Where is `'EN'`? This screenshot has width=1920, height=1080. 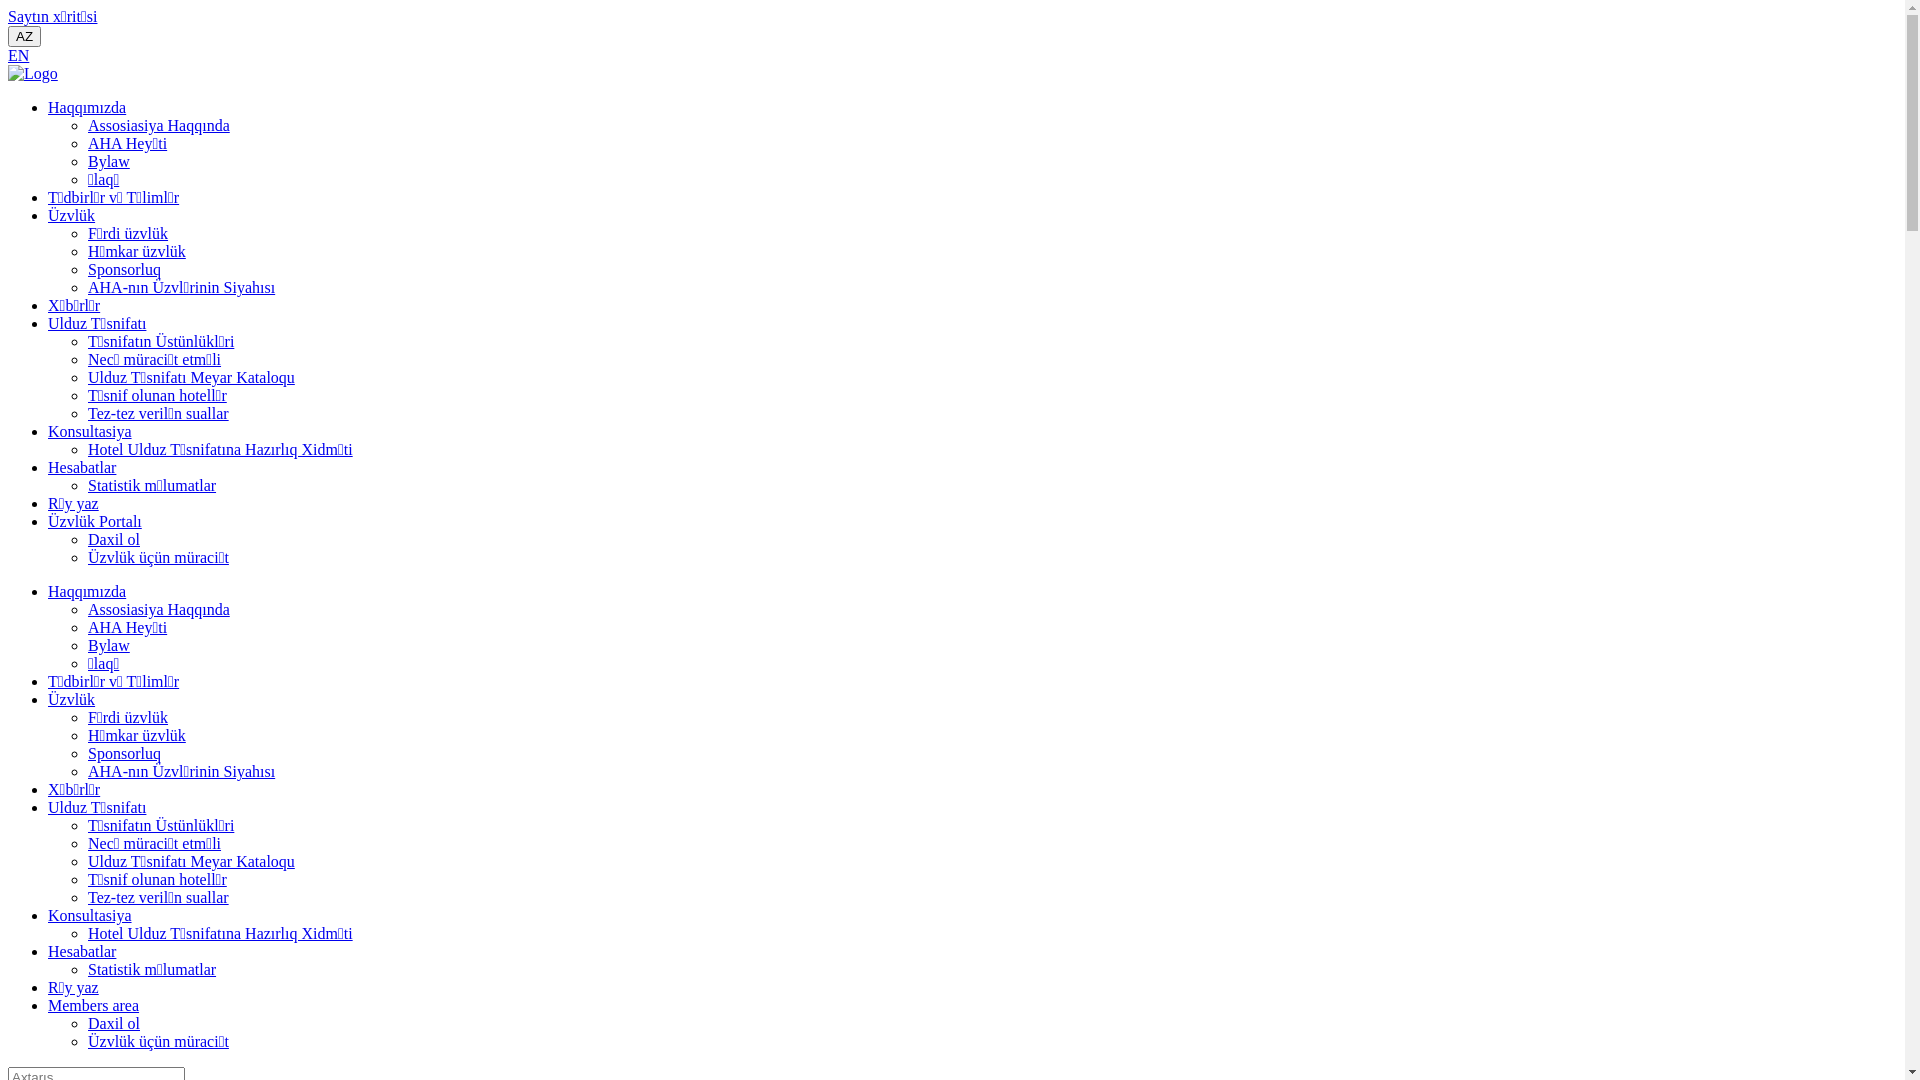
'EN' is located at coordinates (18, 54).